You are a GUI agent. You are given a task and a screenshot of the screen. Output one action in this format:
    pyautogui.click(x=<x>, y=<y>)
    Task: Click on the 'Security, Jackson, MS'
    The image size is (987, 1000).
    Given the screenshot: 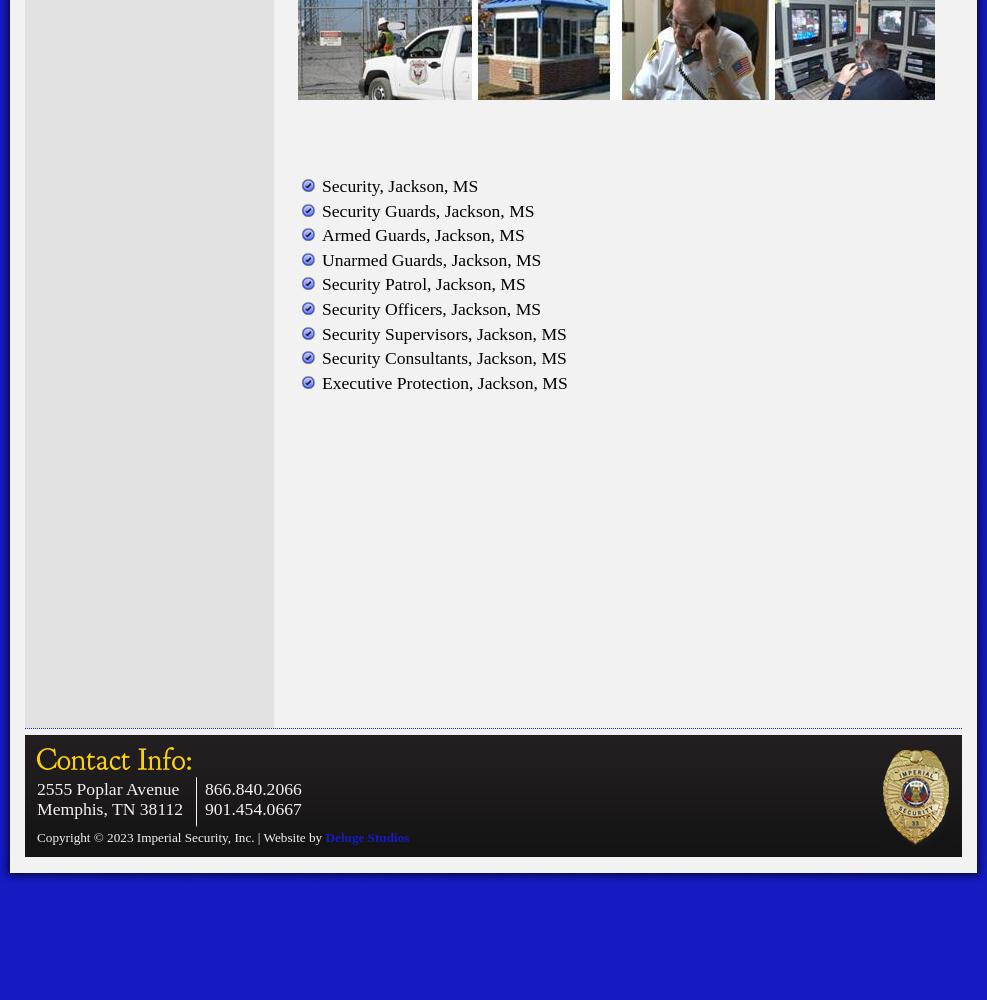 What is the action you would take?
    pyautogui.click(x=400, y=185)
    